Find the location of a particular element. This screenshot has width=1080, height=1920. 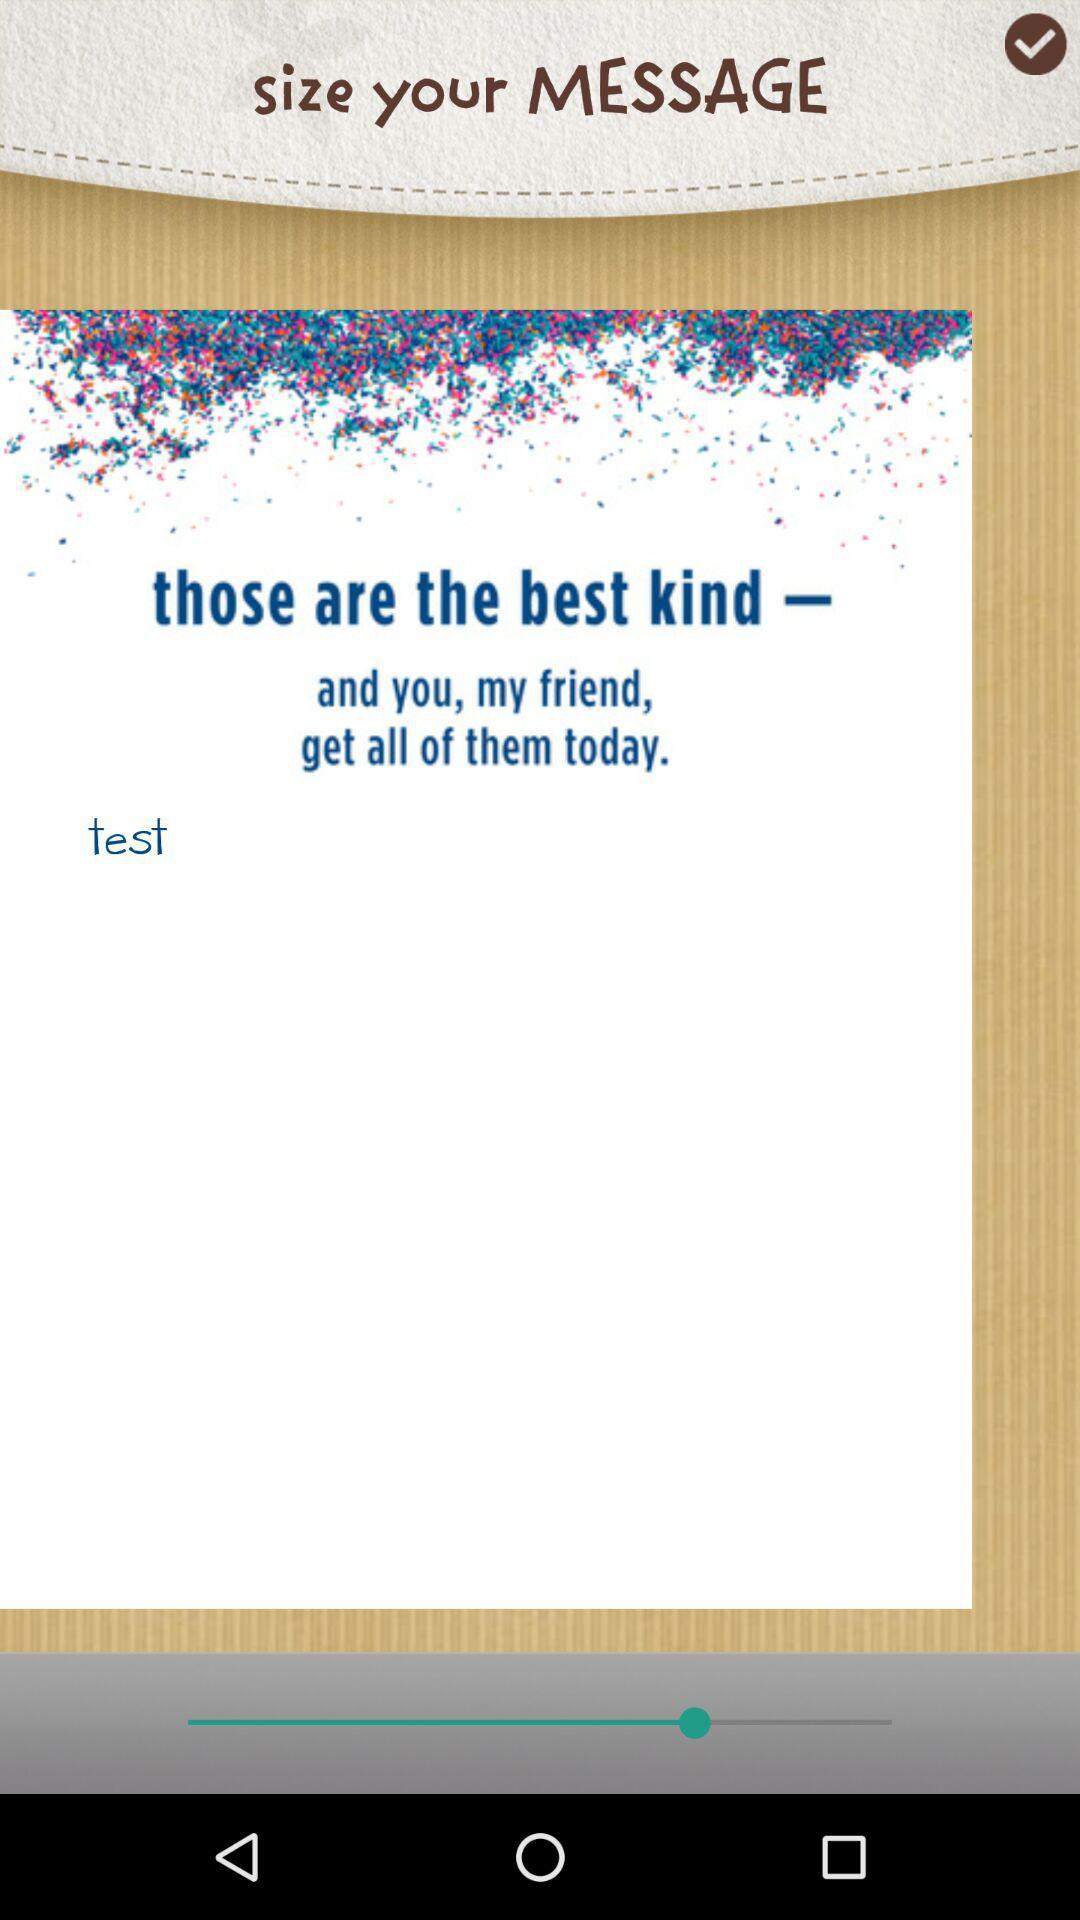

icon to the right of the size your message item is located at coordinates (1035, 44).